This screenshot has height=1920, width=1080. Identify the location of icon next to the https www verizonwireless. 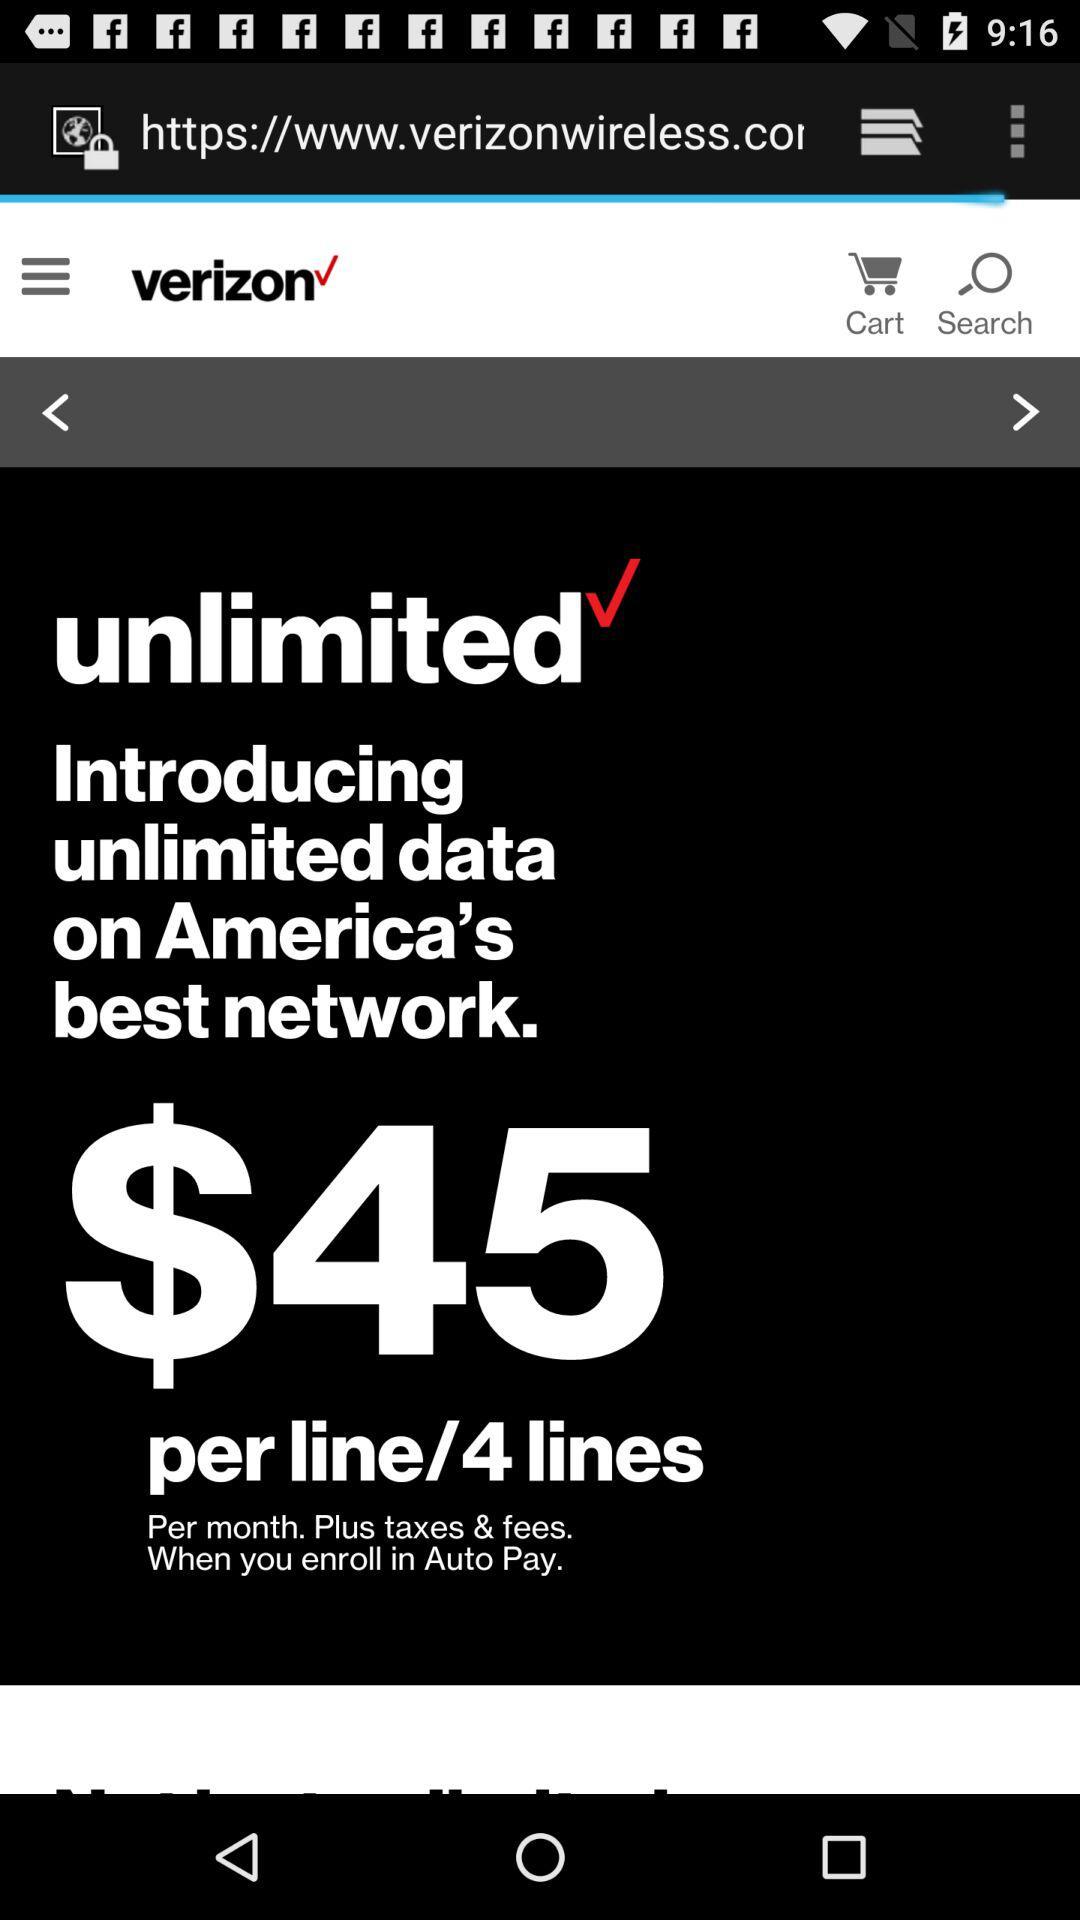
(890, 130).